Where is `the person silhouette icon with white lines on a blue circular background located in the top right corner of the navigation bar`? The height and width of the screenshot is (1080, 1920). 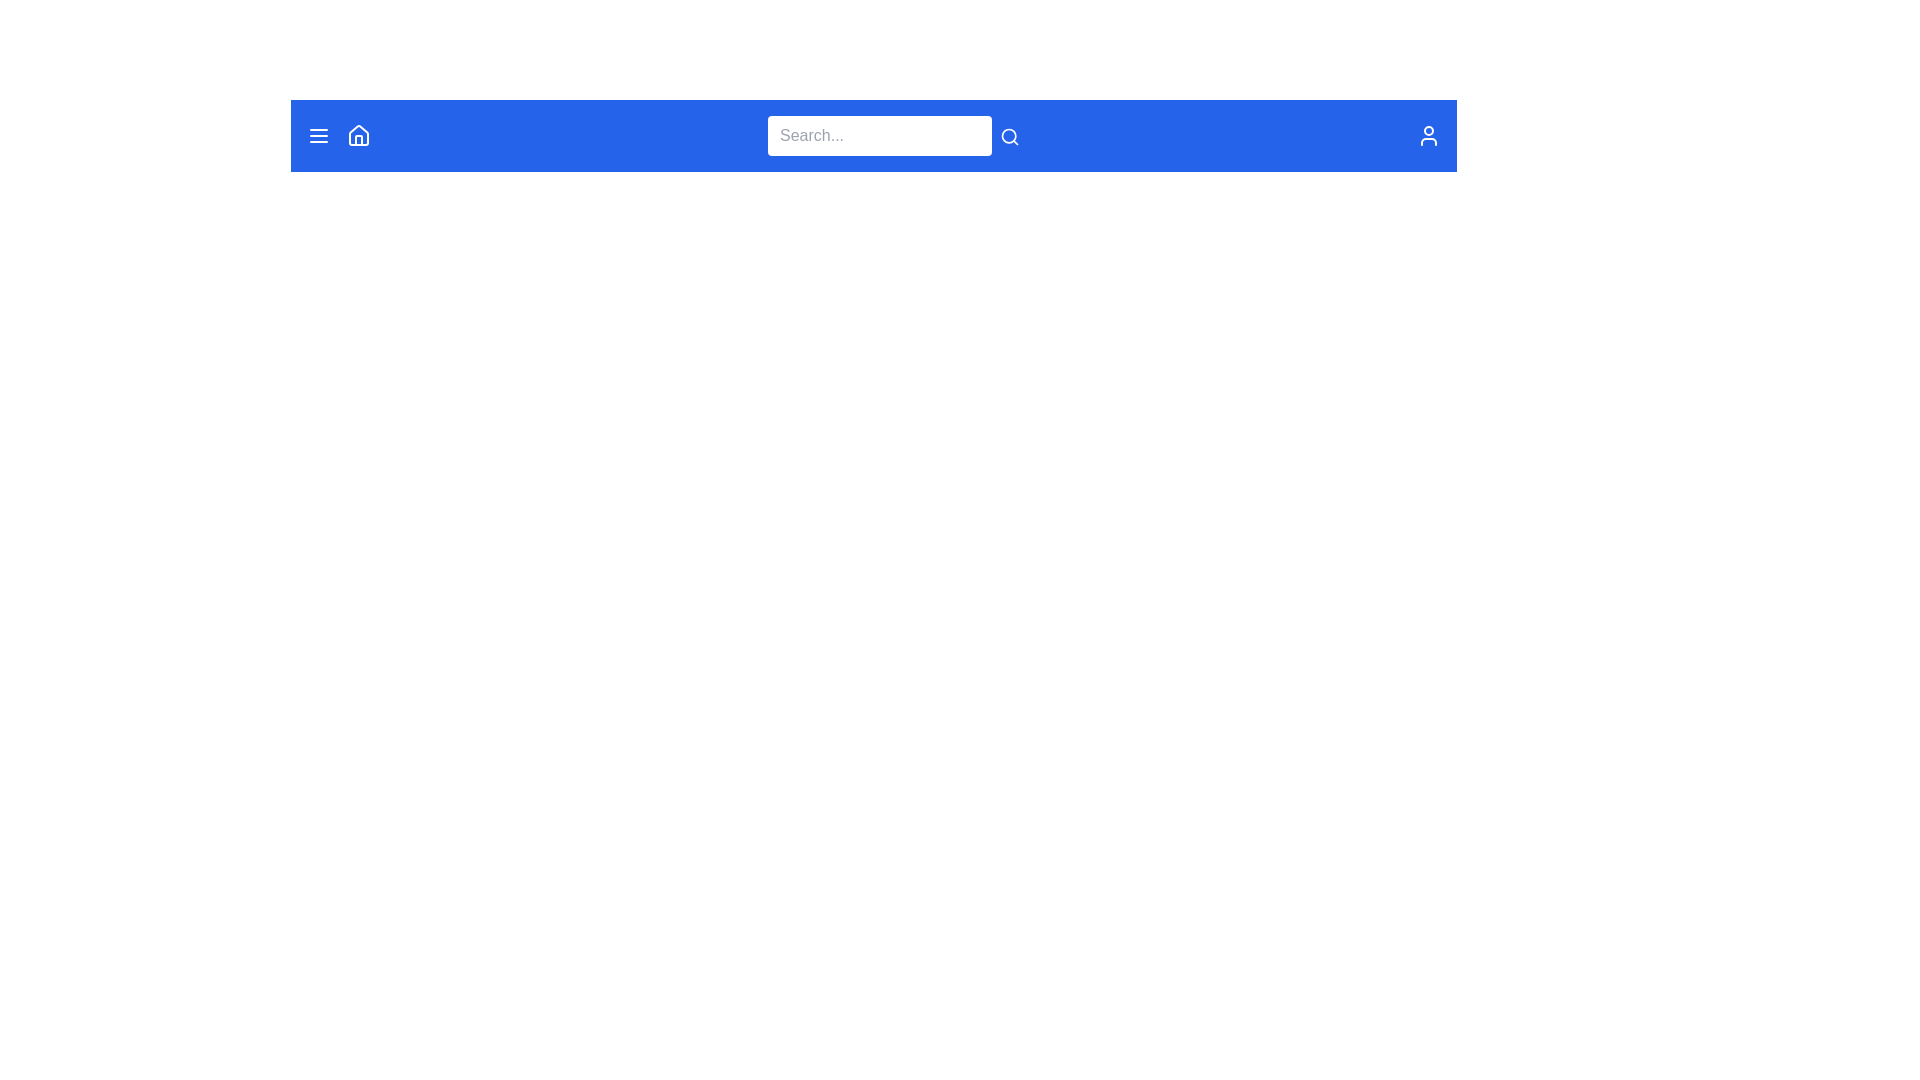 the person silhouette icon with white lines on a blue circular background located in the top right corner of the navigation bar is located at coordinates (1428, 135).